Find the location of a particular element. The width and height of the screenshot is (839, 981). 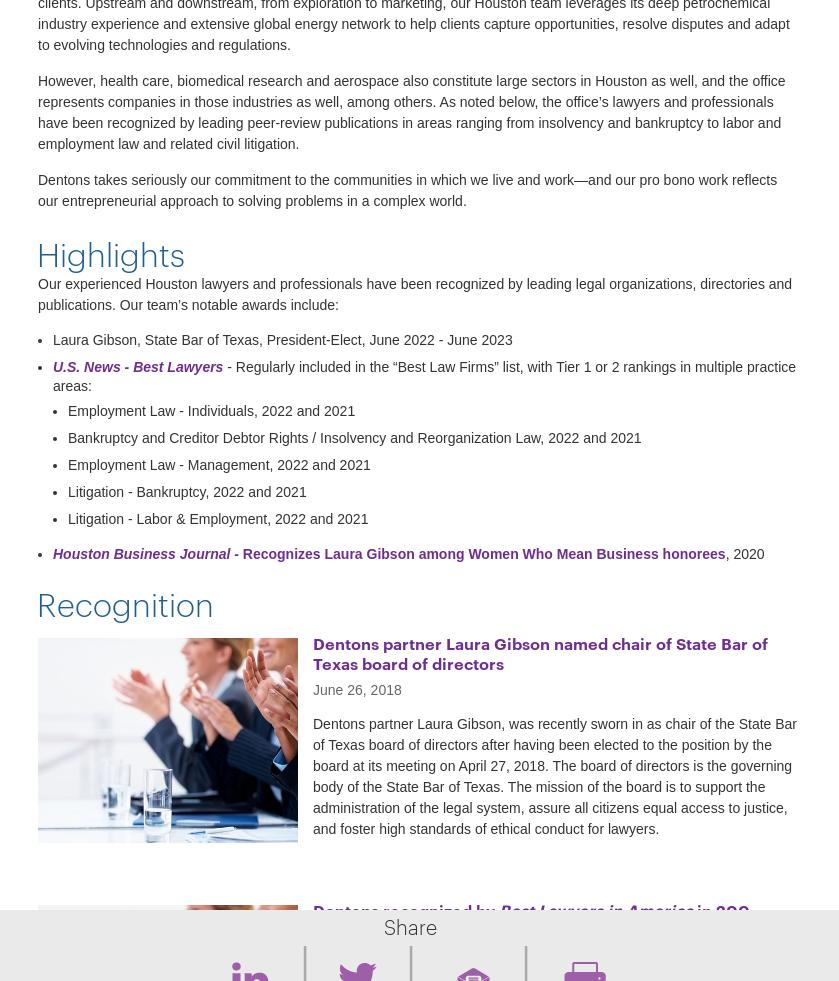

'Litigation - Labor & Employment, 2022 and 2021' is located at coordinates (217, 517).